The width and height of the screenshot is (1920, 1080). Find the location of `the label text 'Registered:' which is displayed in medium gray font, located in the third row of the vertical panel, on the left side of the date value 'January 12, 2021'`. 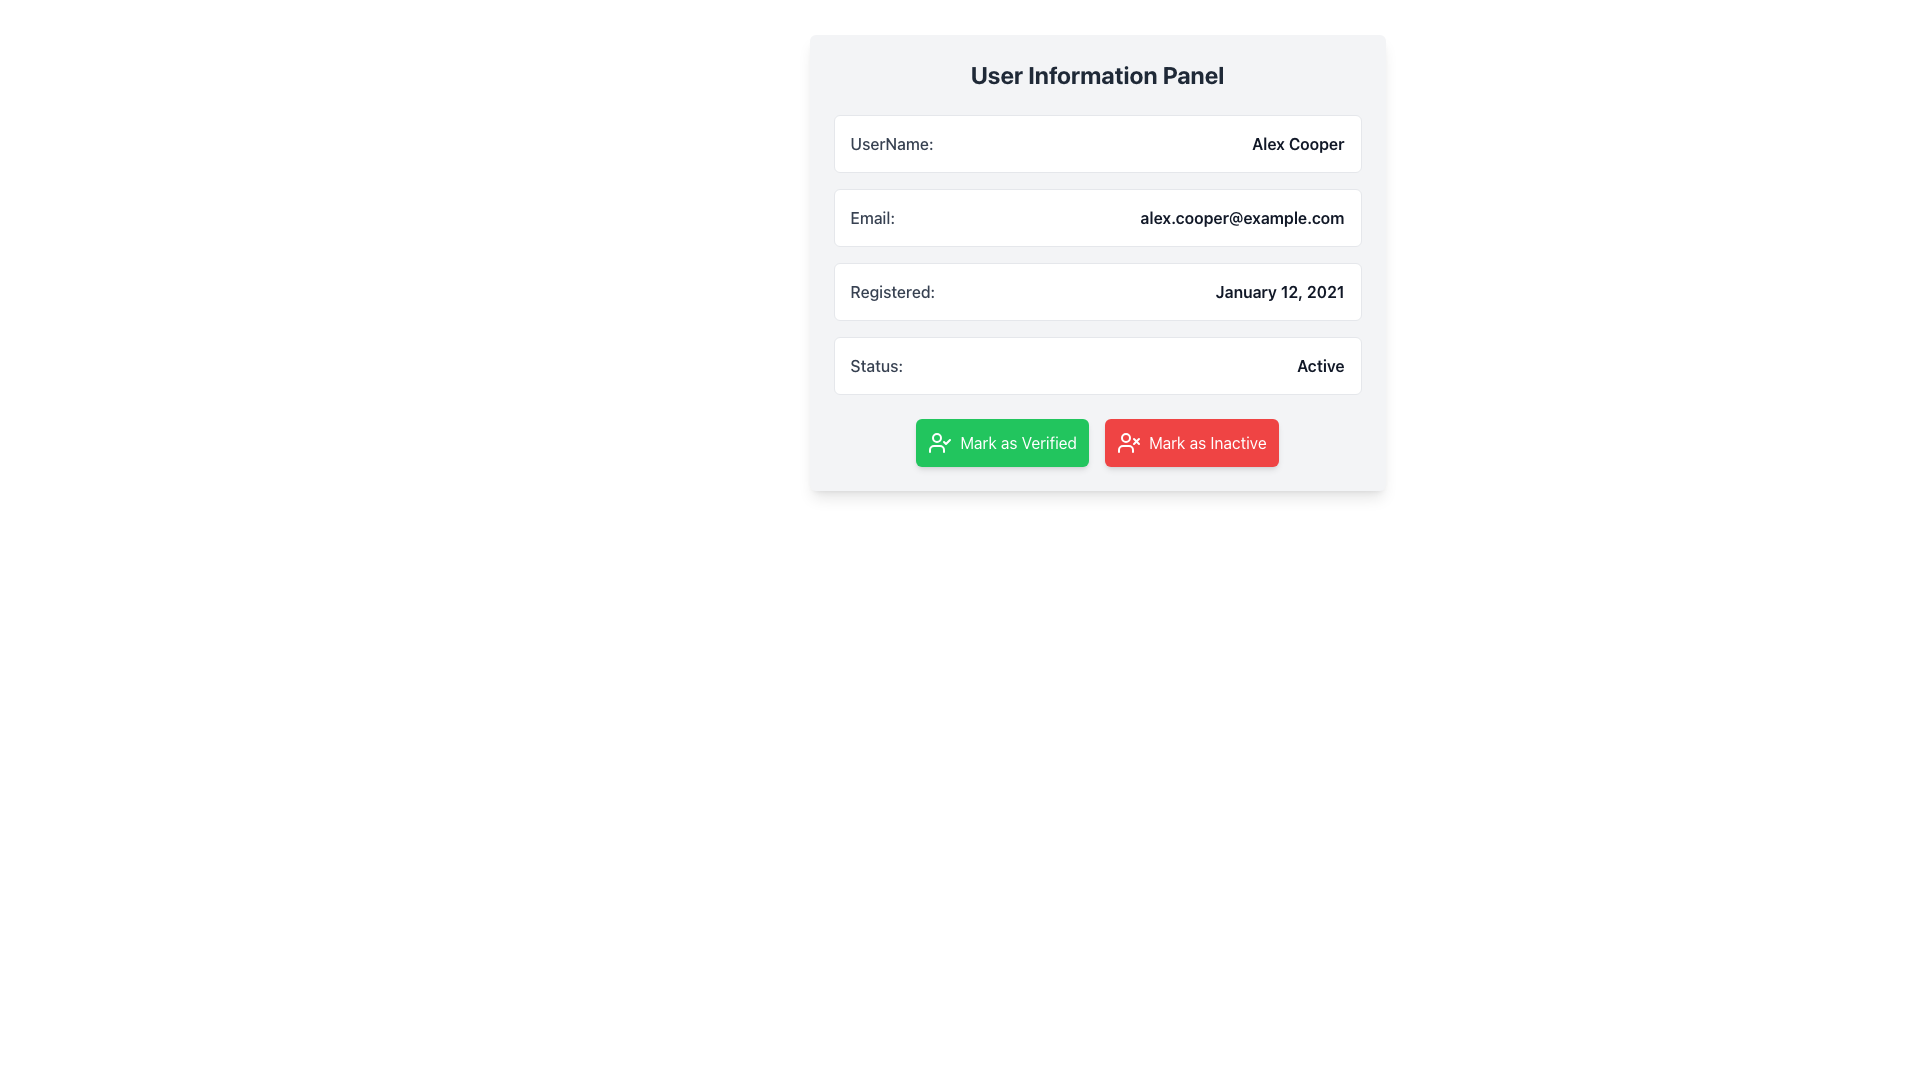

the label text 'Registered:' which is displayed in medium gray font, located in the third row of the vertical panel, on the left side of the date value 'January 12, 2021' is located at coordinates (891, 292).